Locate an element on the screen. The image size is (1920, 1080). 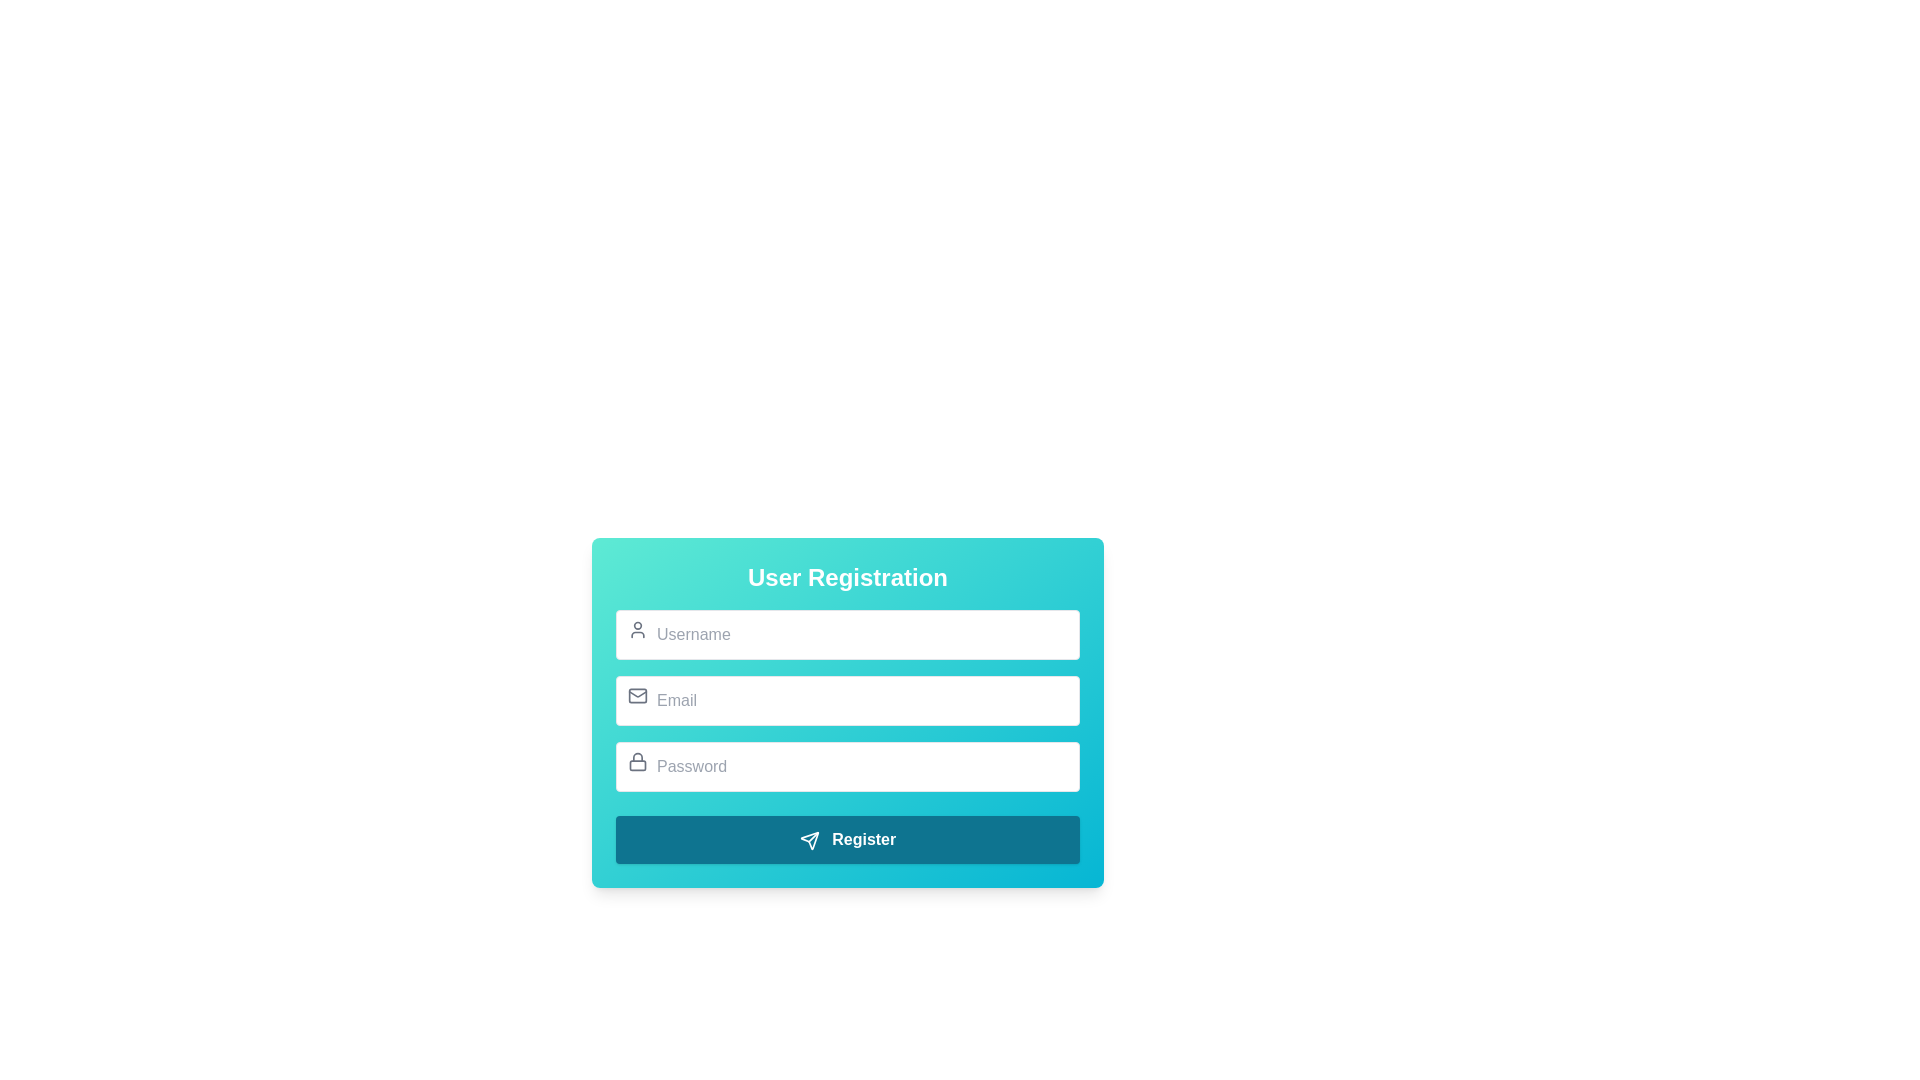
the envelope-shaped icon with a minimalist outline design, located to the left of the email input field in the User Registration form is located at coordinates (637, 694).